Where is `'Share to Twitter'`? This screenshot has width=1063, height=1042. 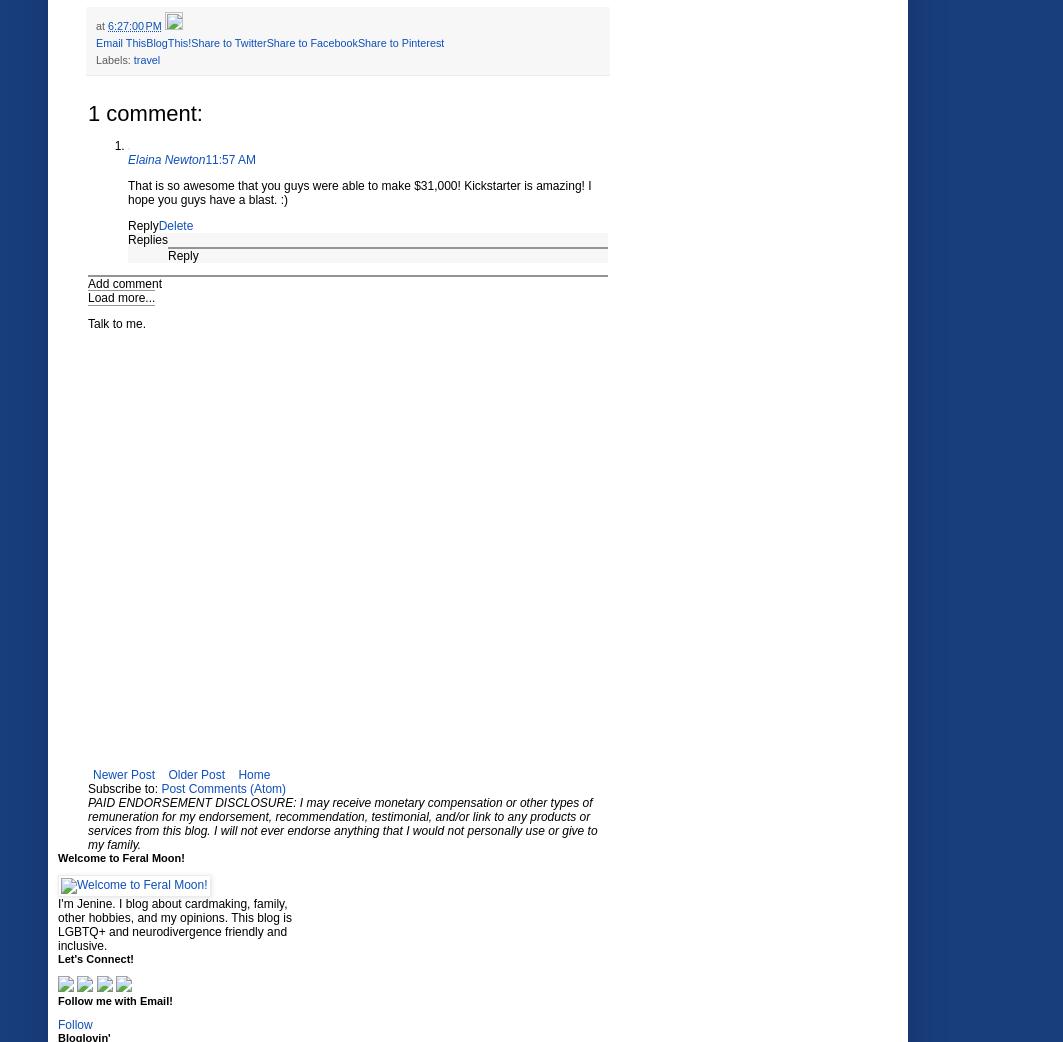 'Share to Twitter' is located at coordinates (191, 42).